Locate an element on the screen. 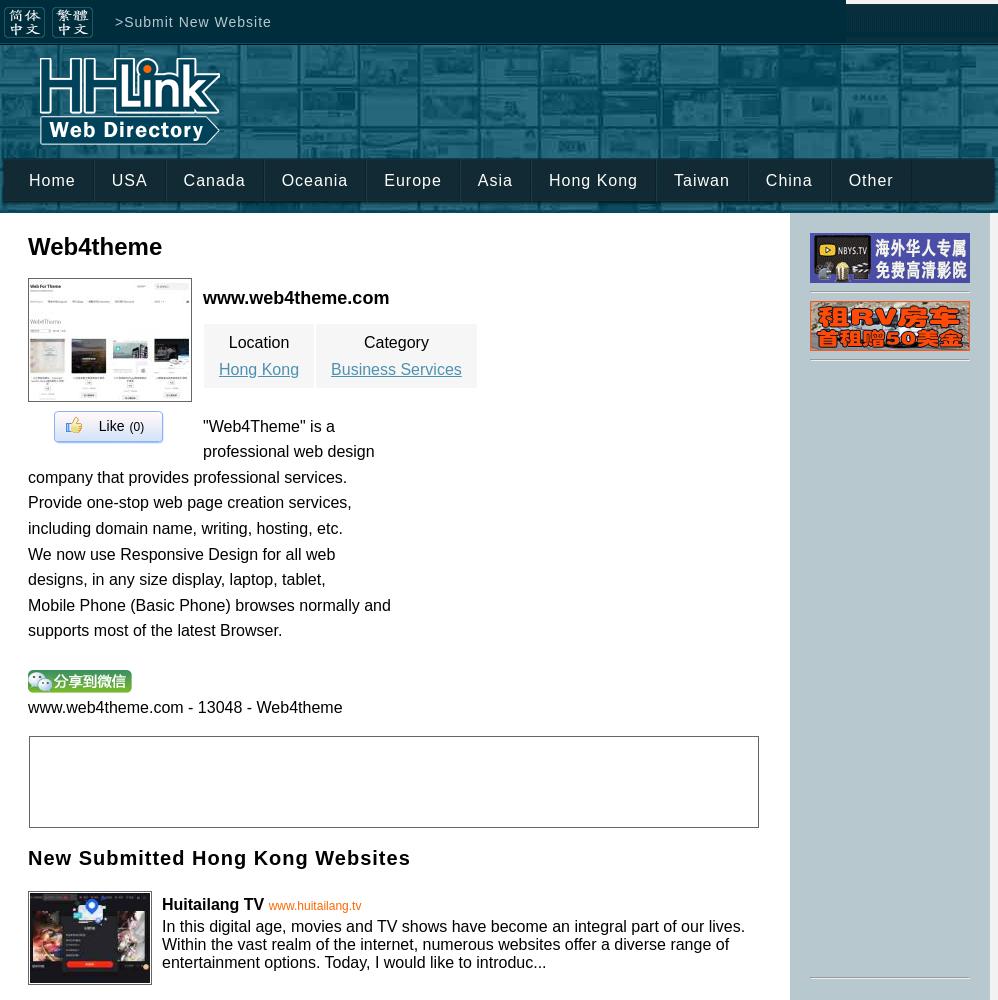 This screenshot has height=1000, width=998. '>Submit New Website' is located at coordinates (192, 22).